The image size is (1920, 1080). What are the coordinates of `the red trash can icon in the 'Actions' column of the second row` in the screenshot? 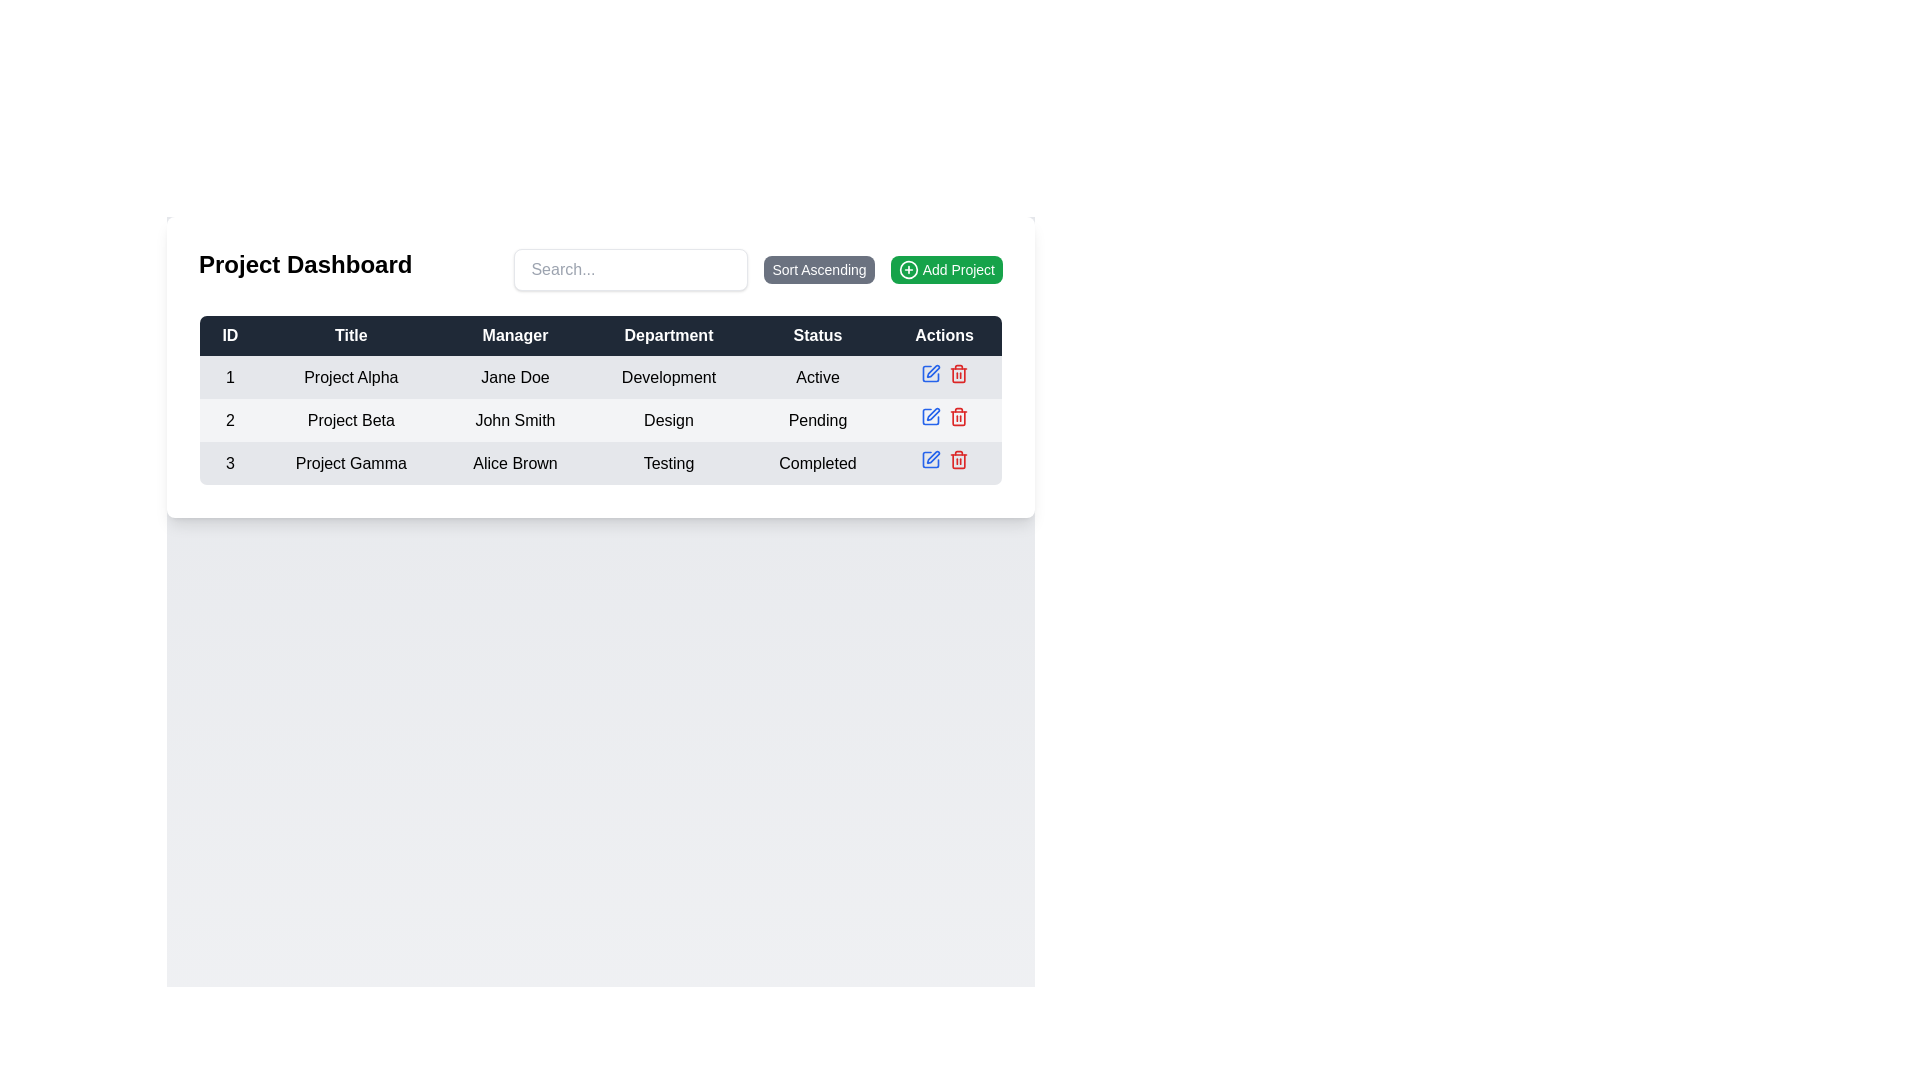 It's located at (957, 415).